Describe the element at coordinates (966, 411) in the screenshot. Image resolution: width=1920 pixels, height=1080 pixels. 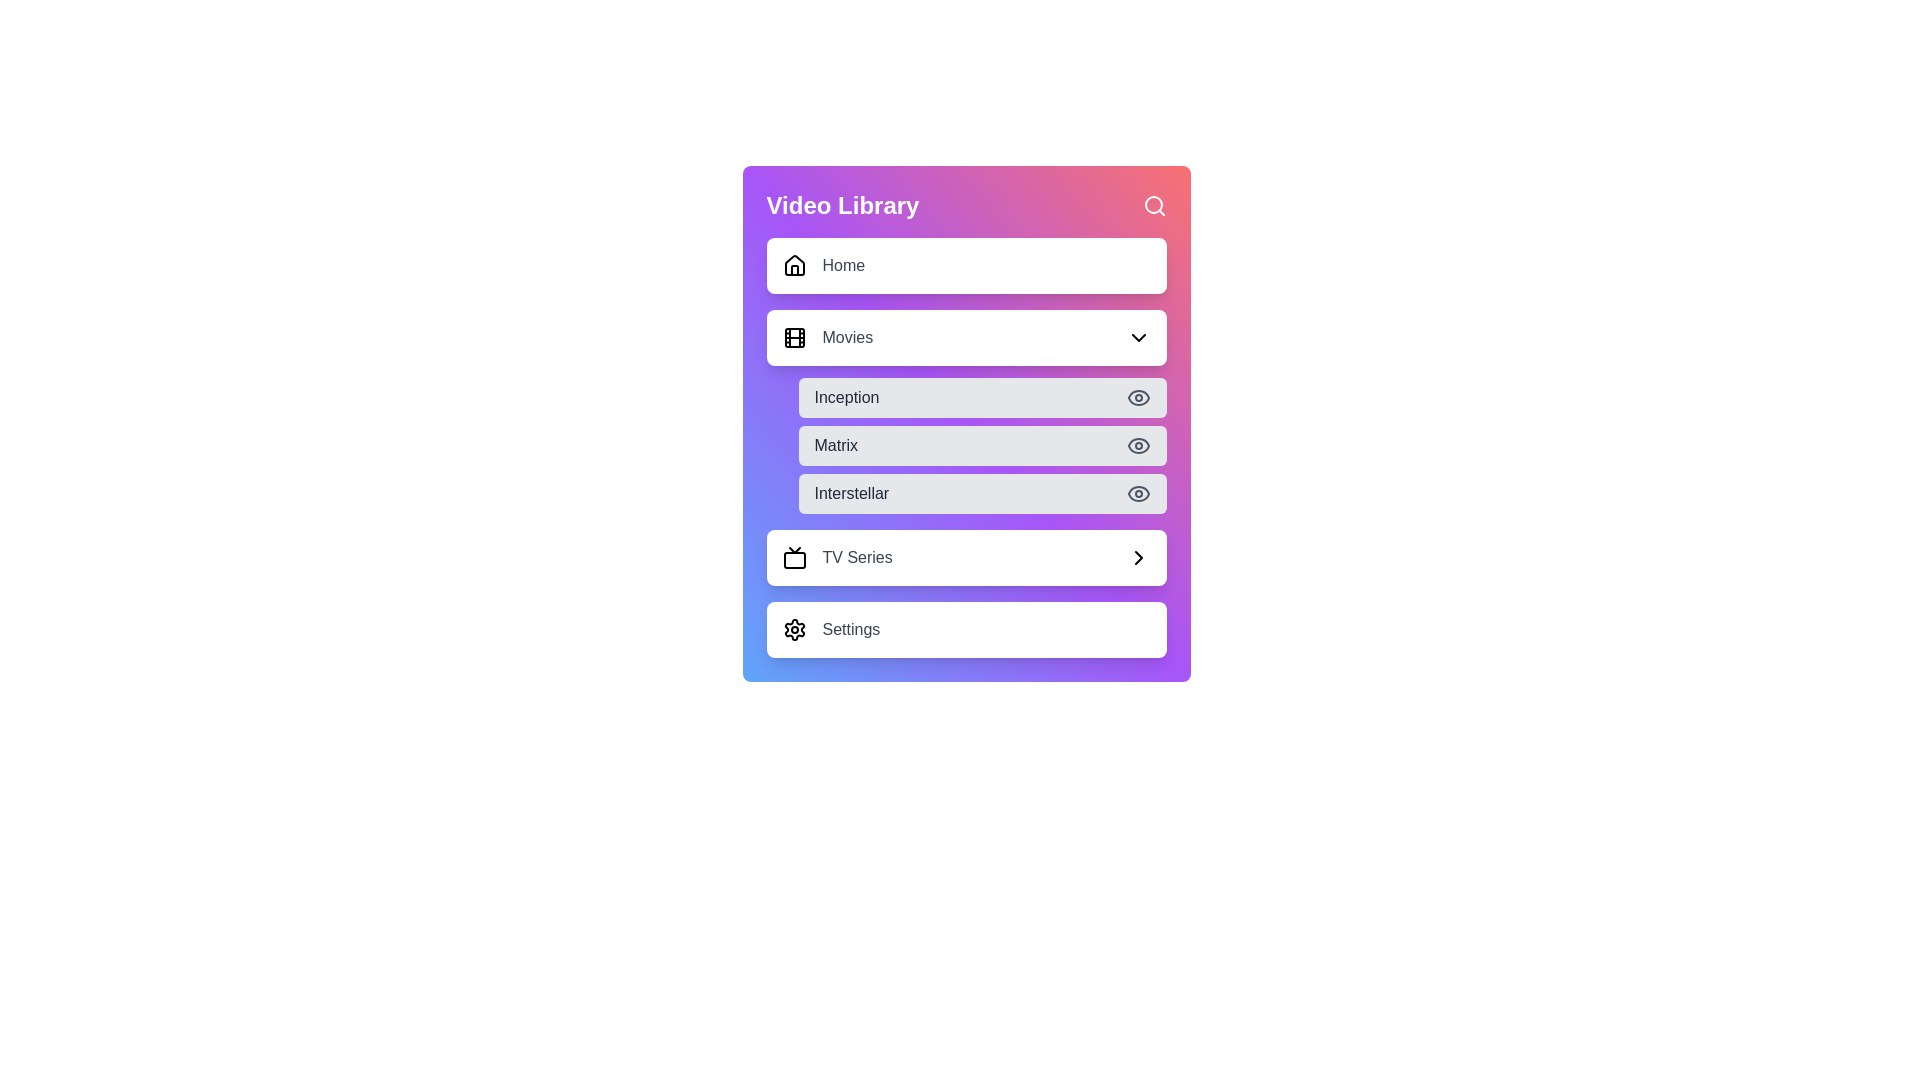
I see `the movie options in the 'Movies' dropdown section, which includes 'Inception', 'Matrix', and 'Interstellar'` at that location.